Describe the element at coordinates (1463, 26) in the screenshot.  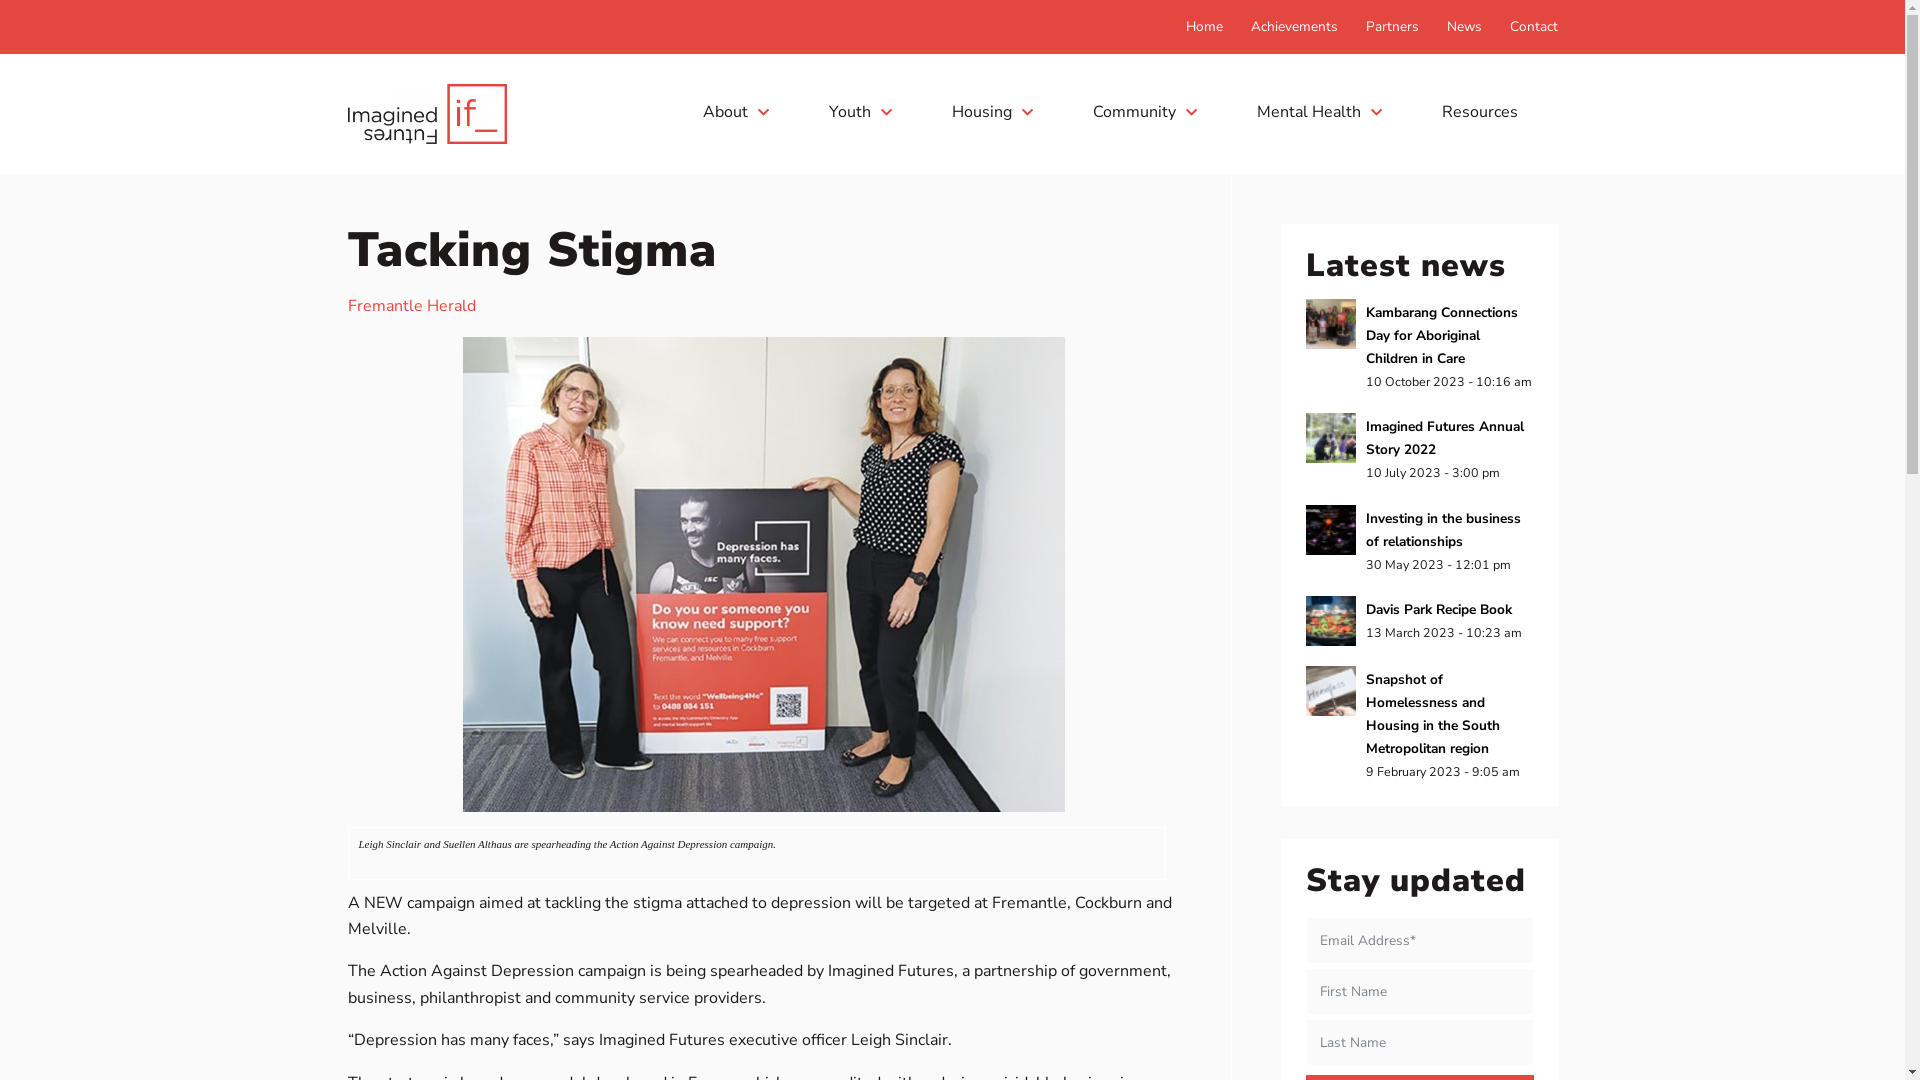
I see `'News'` at that location.